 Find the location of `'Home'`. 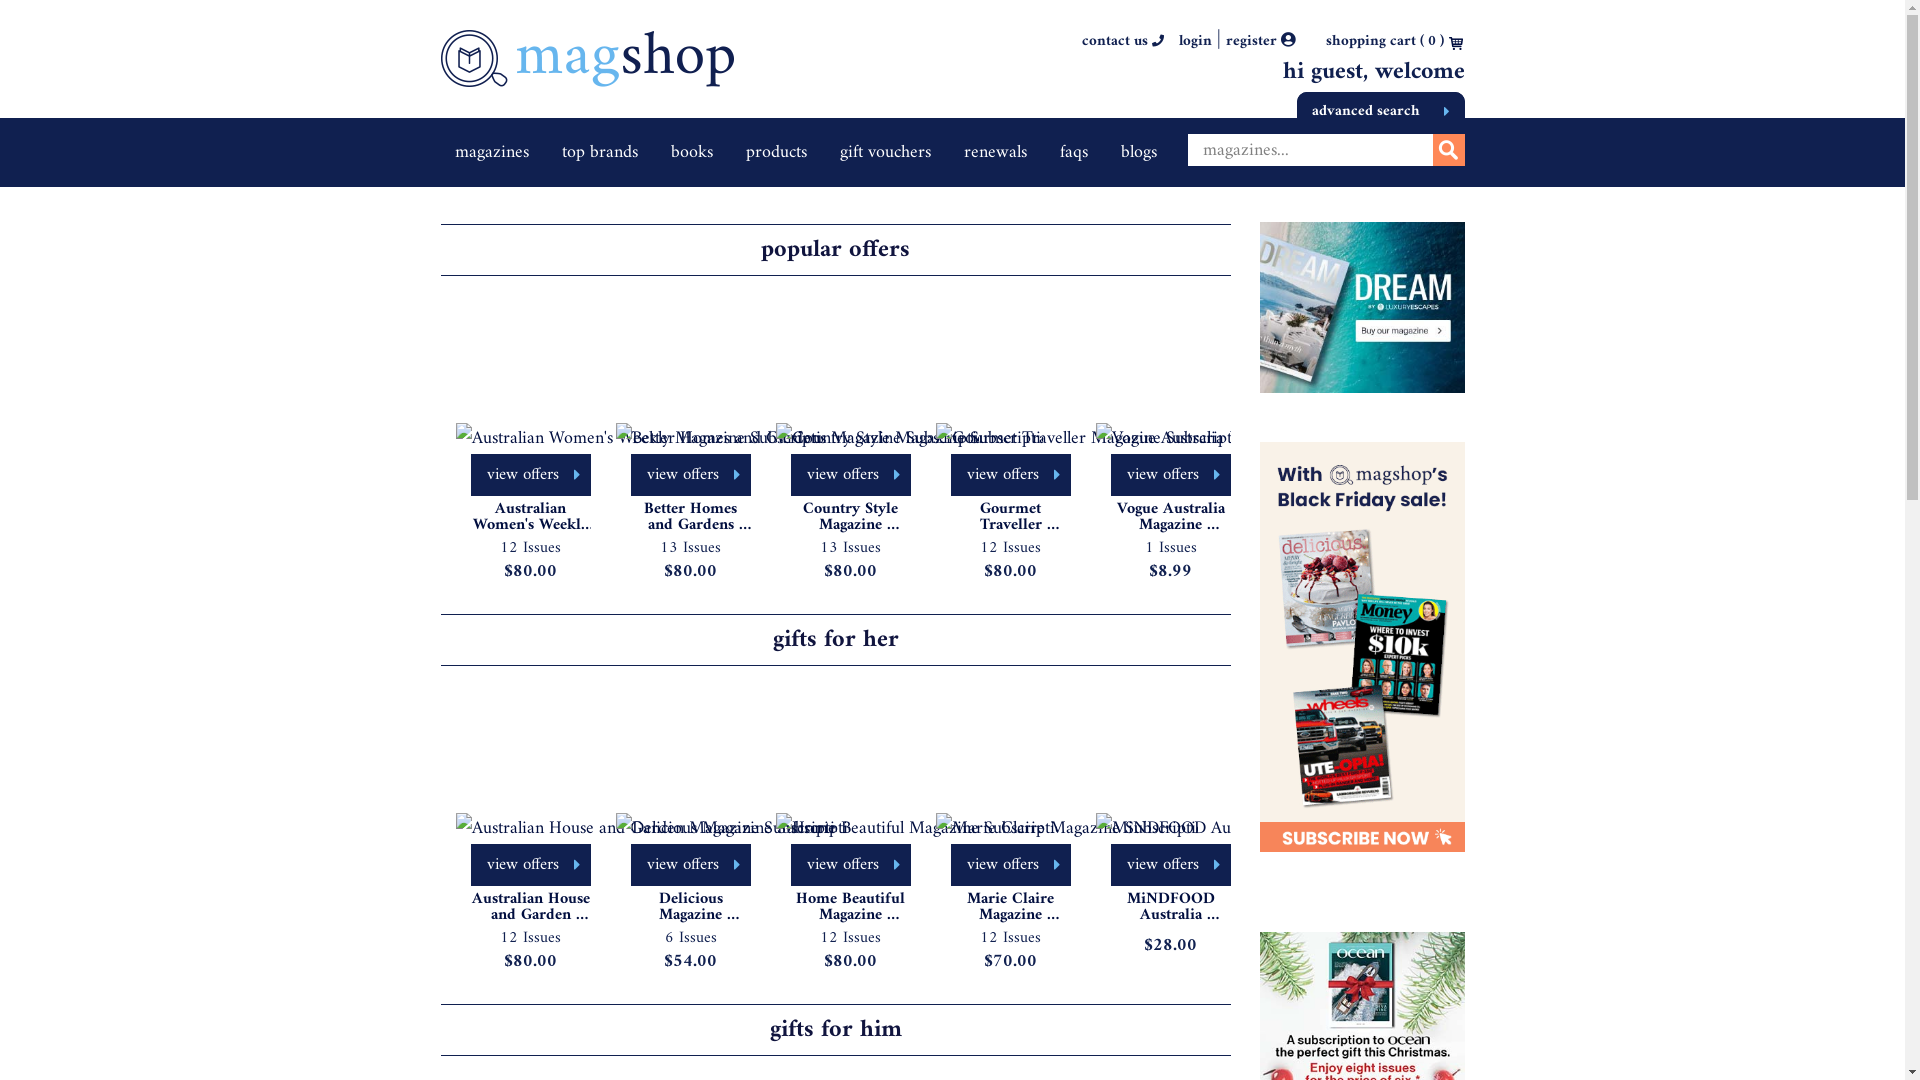

'Home' is located at coordinates (585, 71).